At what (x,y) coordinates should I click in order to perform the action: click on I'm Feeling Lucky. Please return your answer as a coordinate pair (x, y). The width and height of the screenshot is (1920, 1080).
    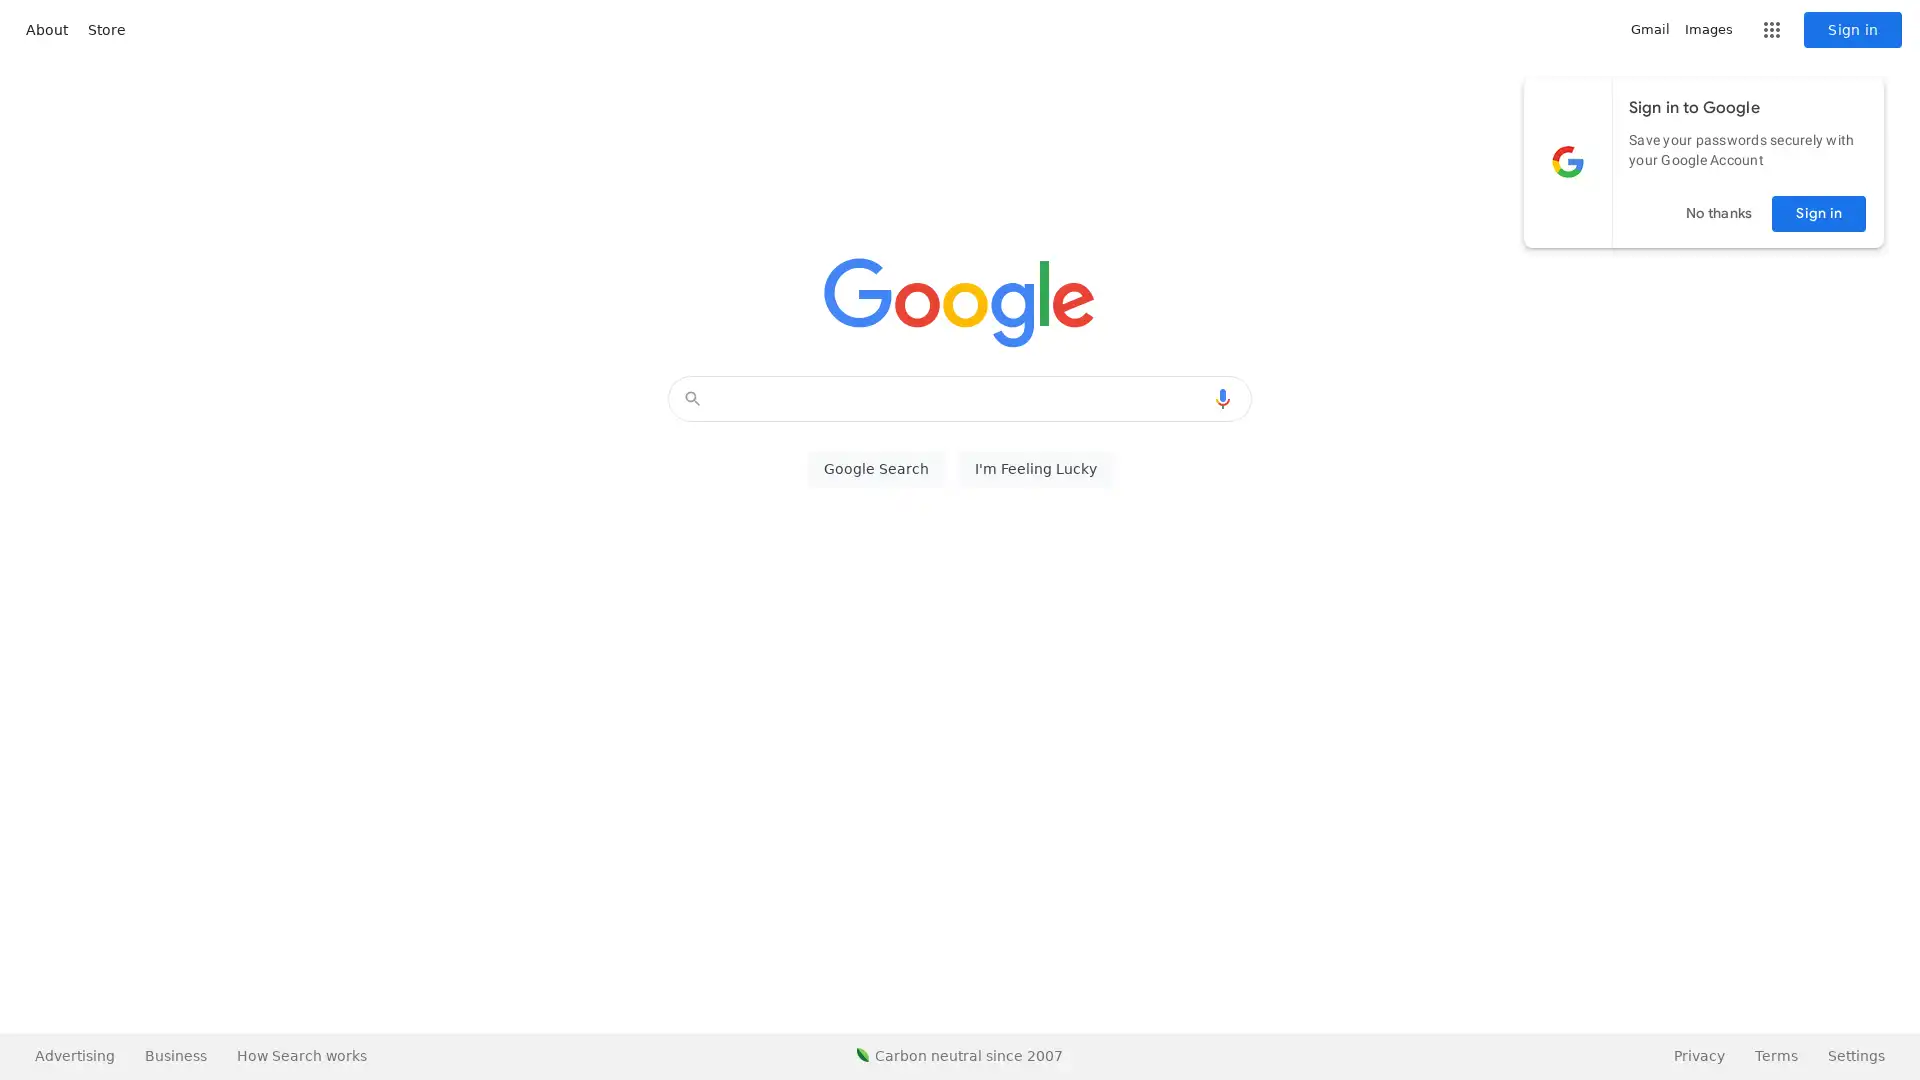
    Looking at the image, I should click on (1035, 469).